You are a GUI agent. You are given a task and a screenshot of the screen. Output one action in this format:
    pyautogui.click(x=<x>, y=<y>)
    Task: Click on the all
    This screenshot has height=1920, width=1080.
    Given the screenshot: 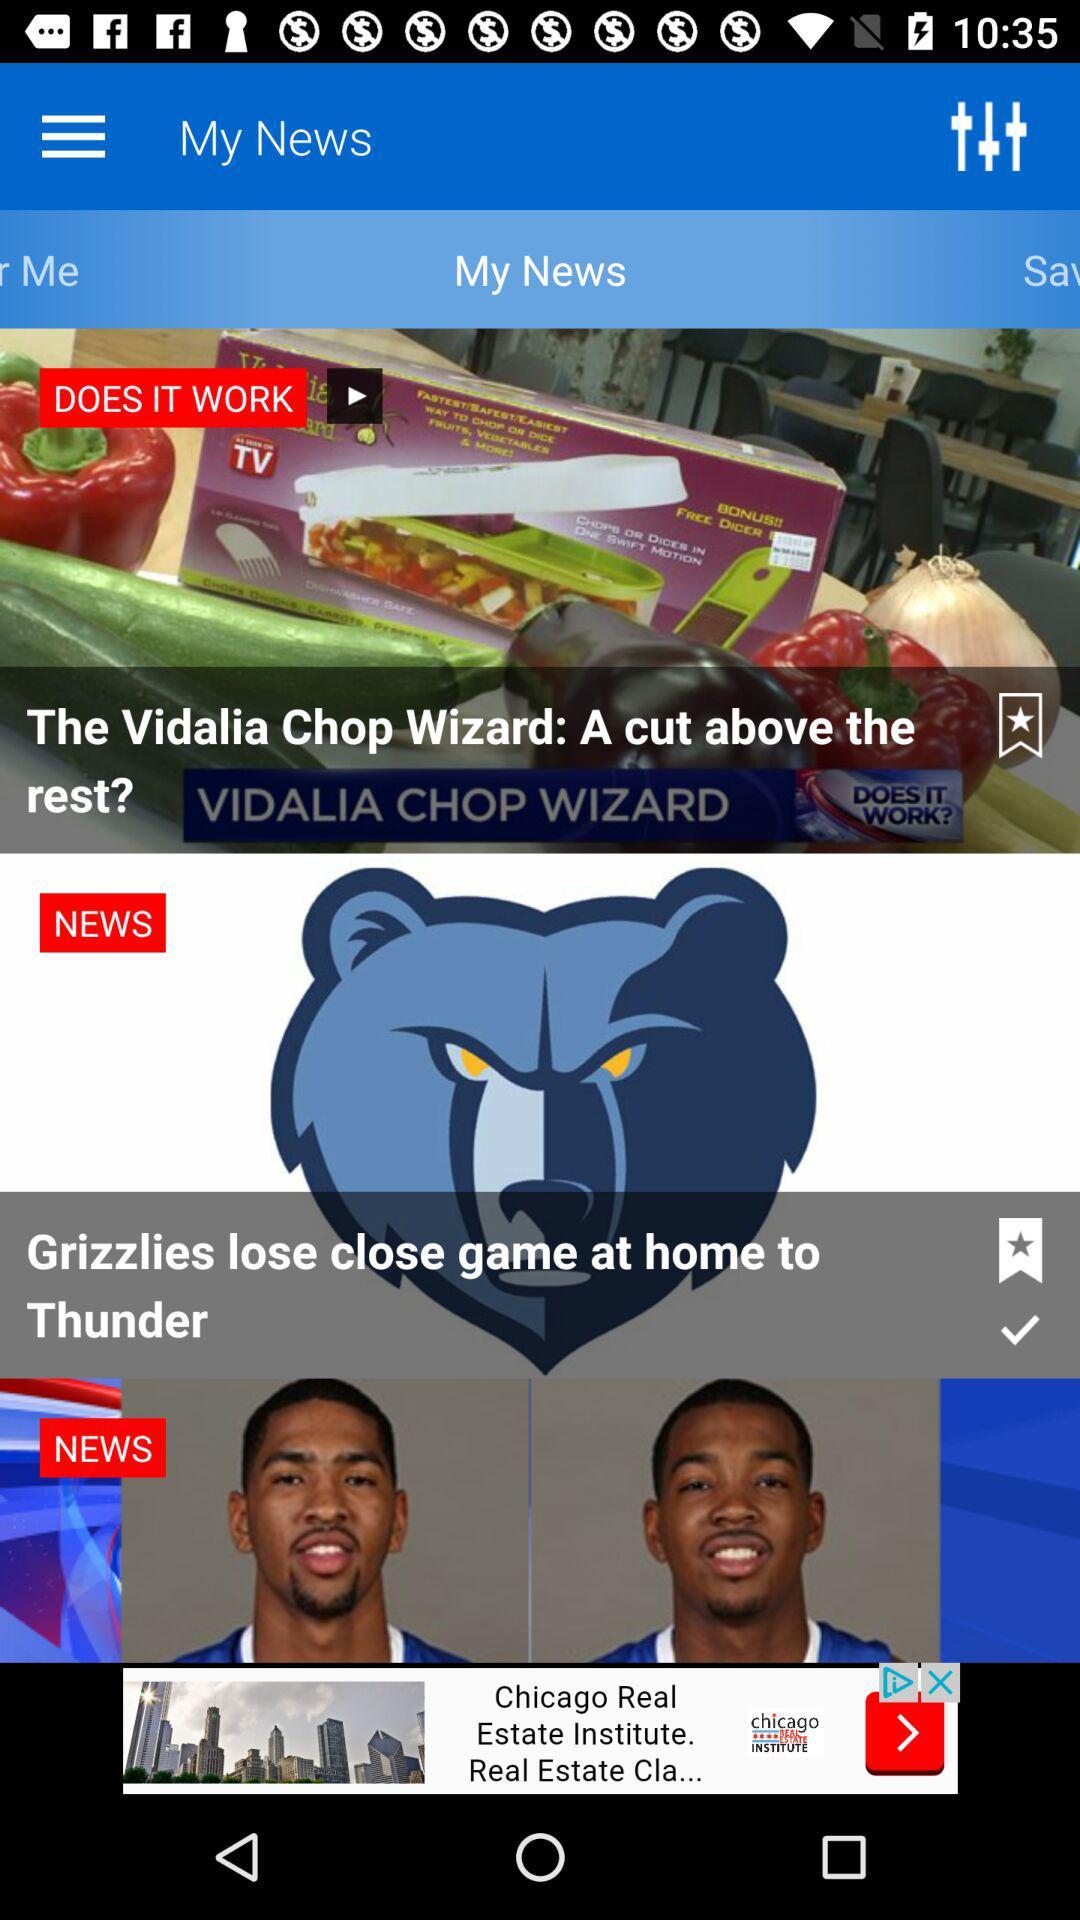 What is the action you would take?
    pyautogui.click(x=987, y=135)
    